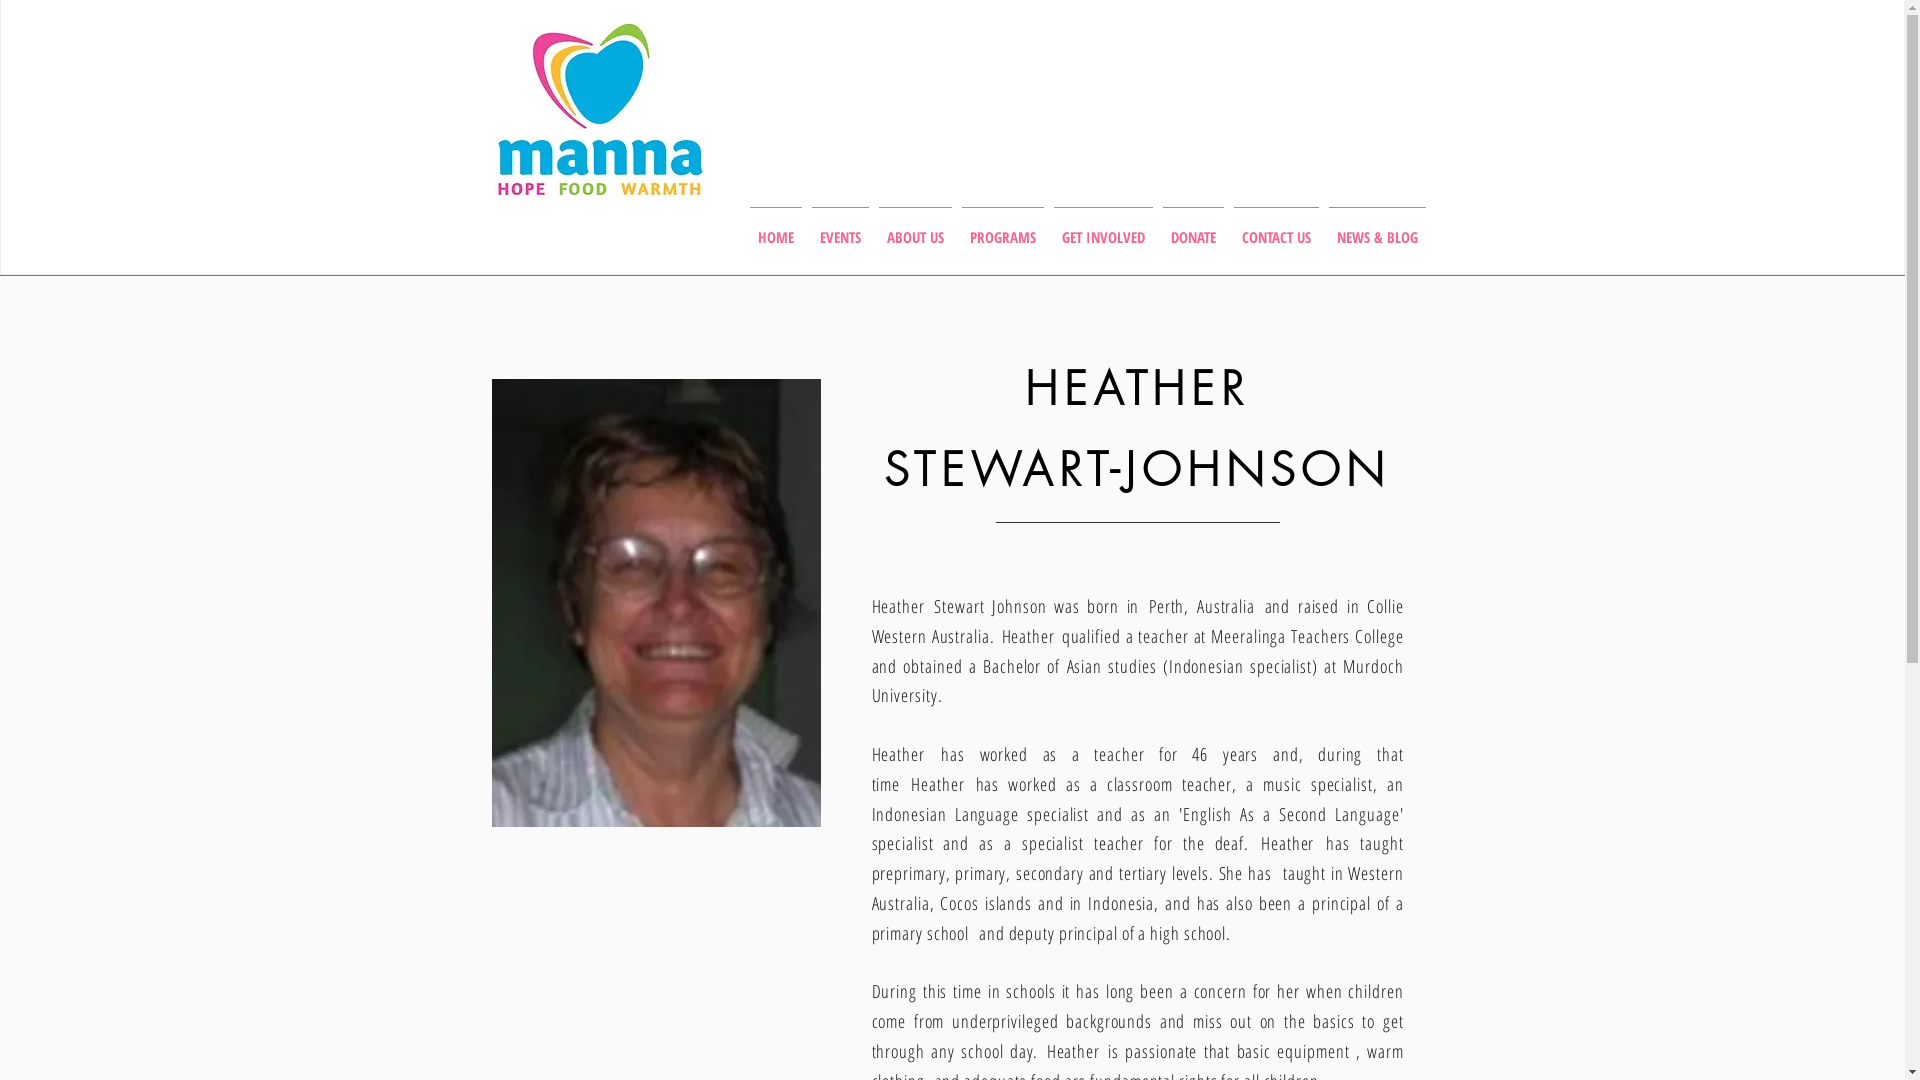  I want to click on 'HOME', so click(773, 226).